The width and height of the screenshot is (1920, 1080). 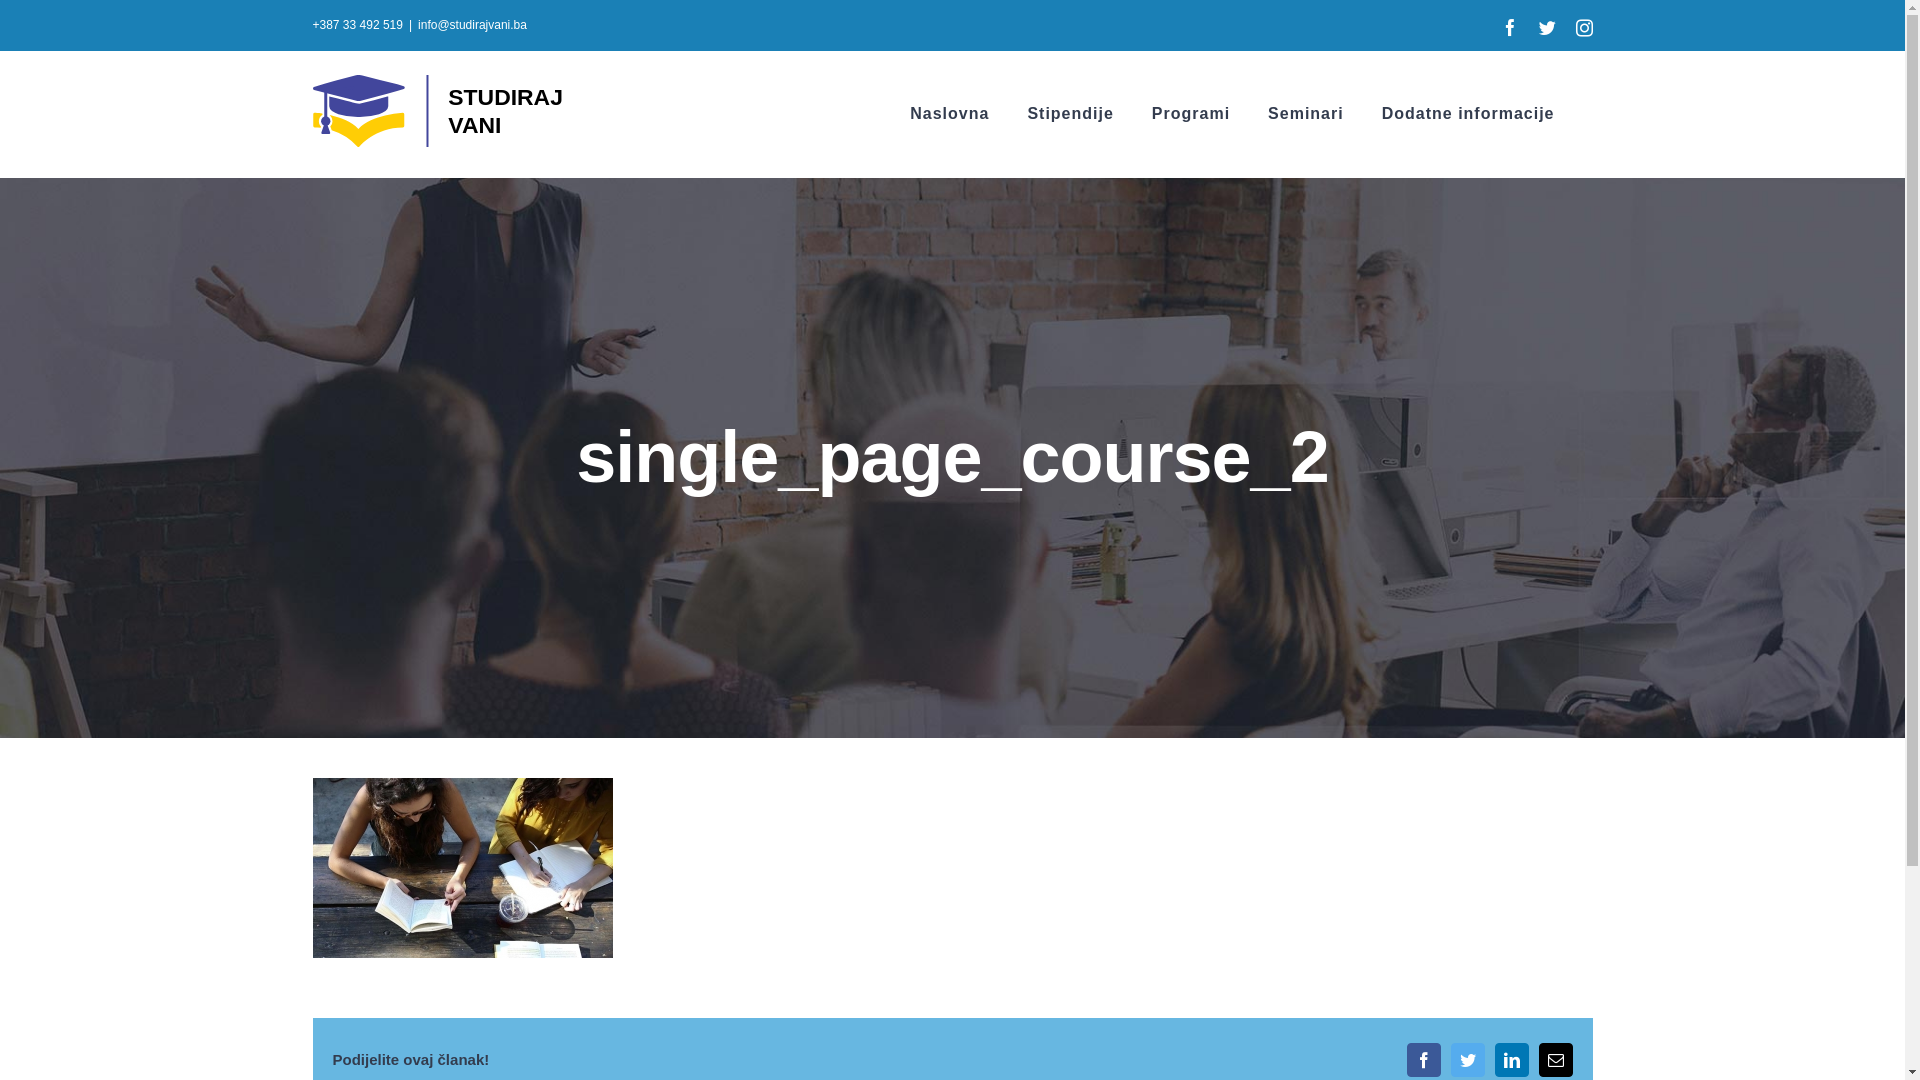 What do you see at coordinates (948, 114) in the screenshot?
I see `'Naslovna'` at bounding box center [948, 114].